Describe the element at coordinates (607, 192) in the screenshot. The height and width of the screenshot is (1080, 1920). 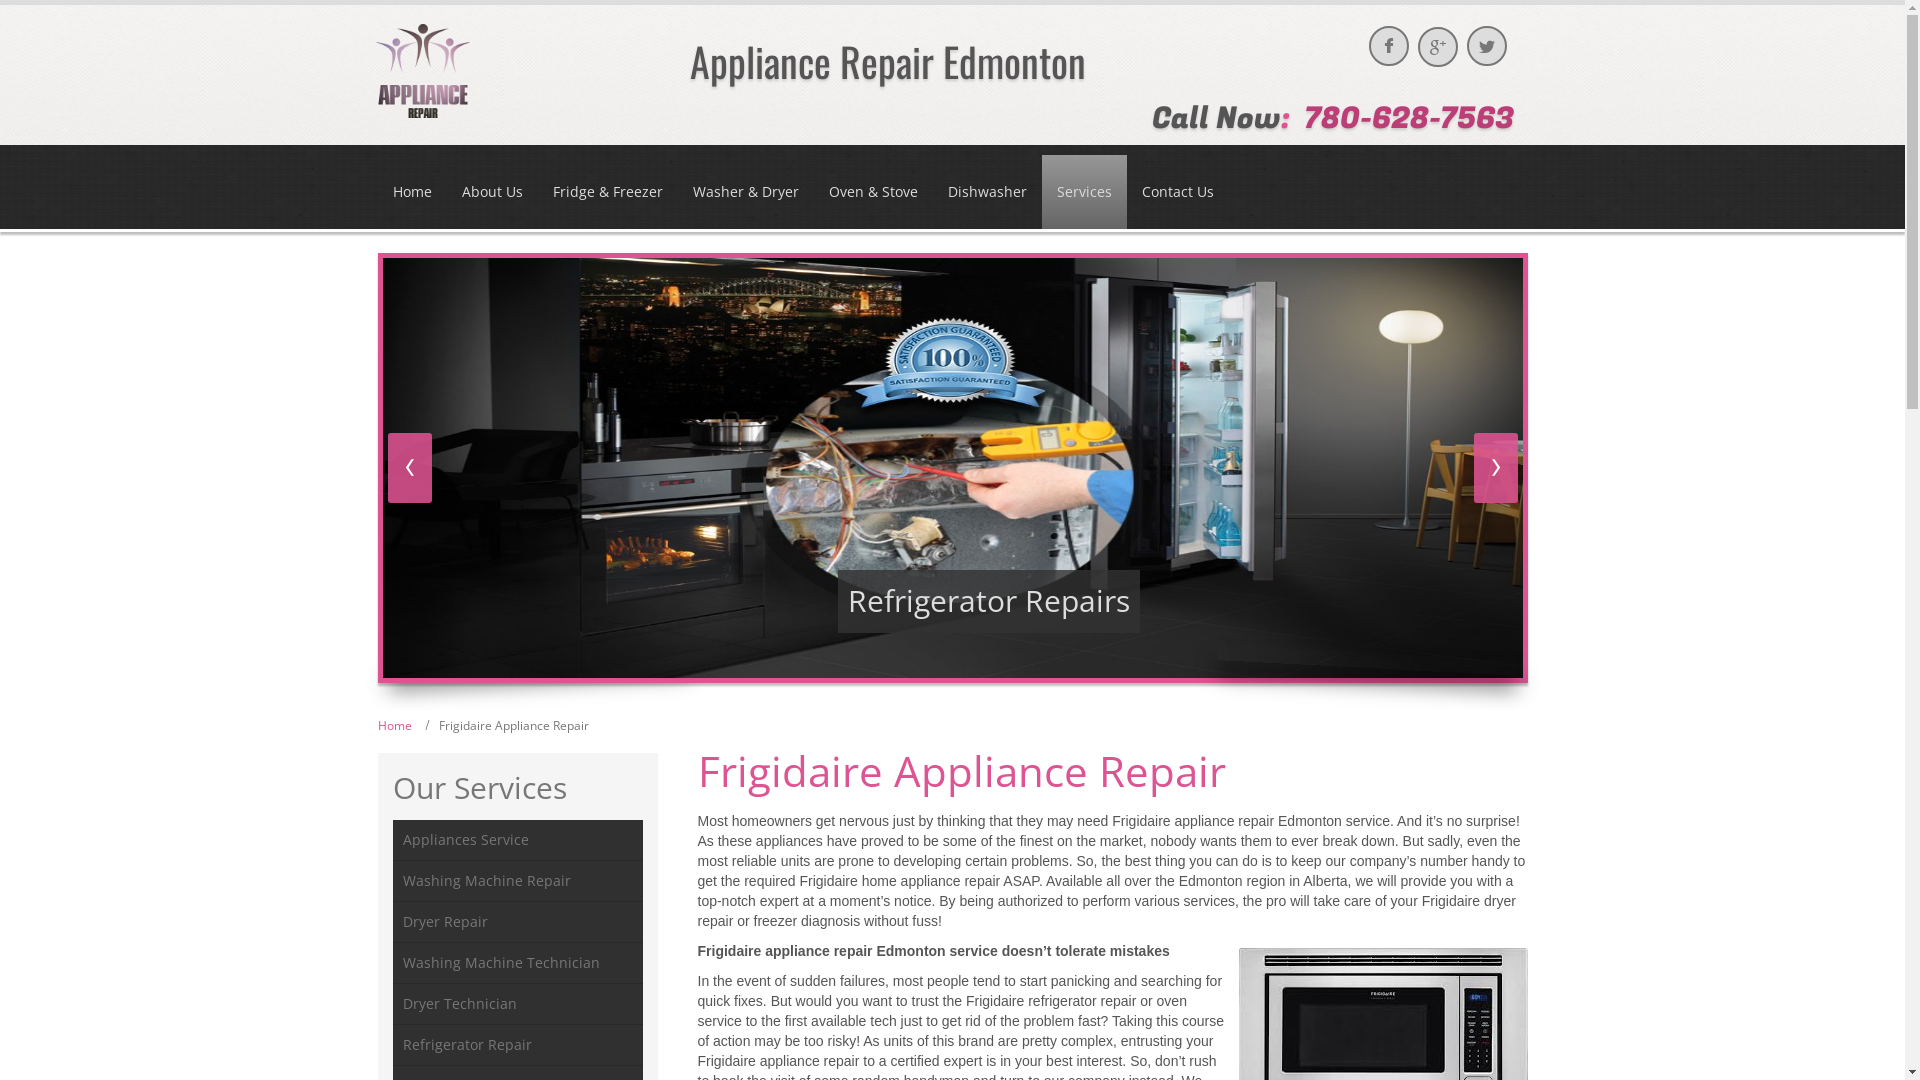
I see `'Fridge & Freezer'` at that location.